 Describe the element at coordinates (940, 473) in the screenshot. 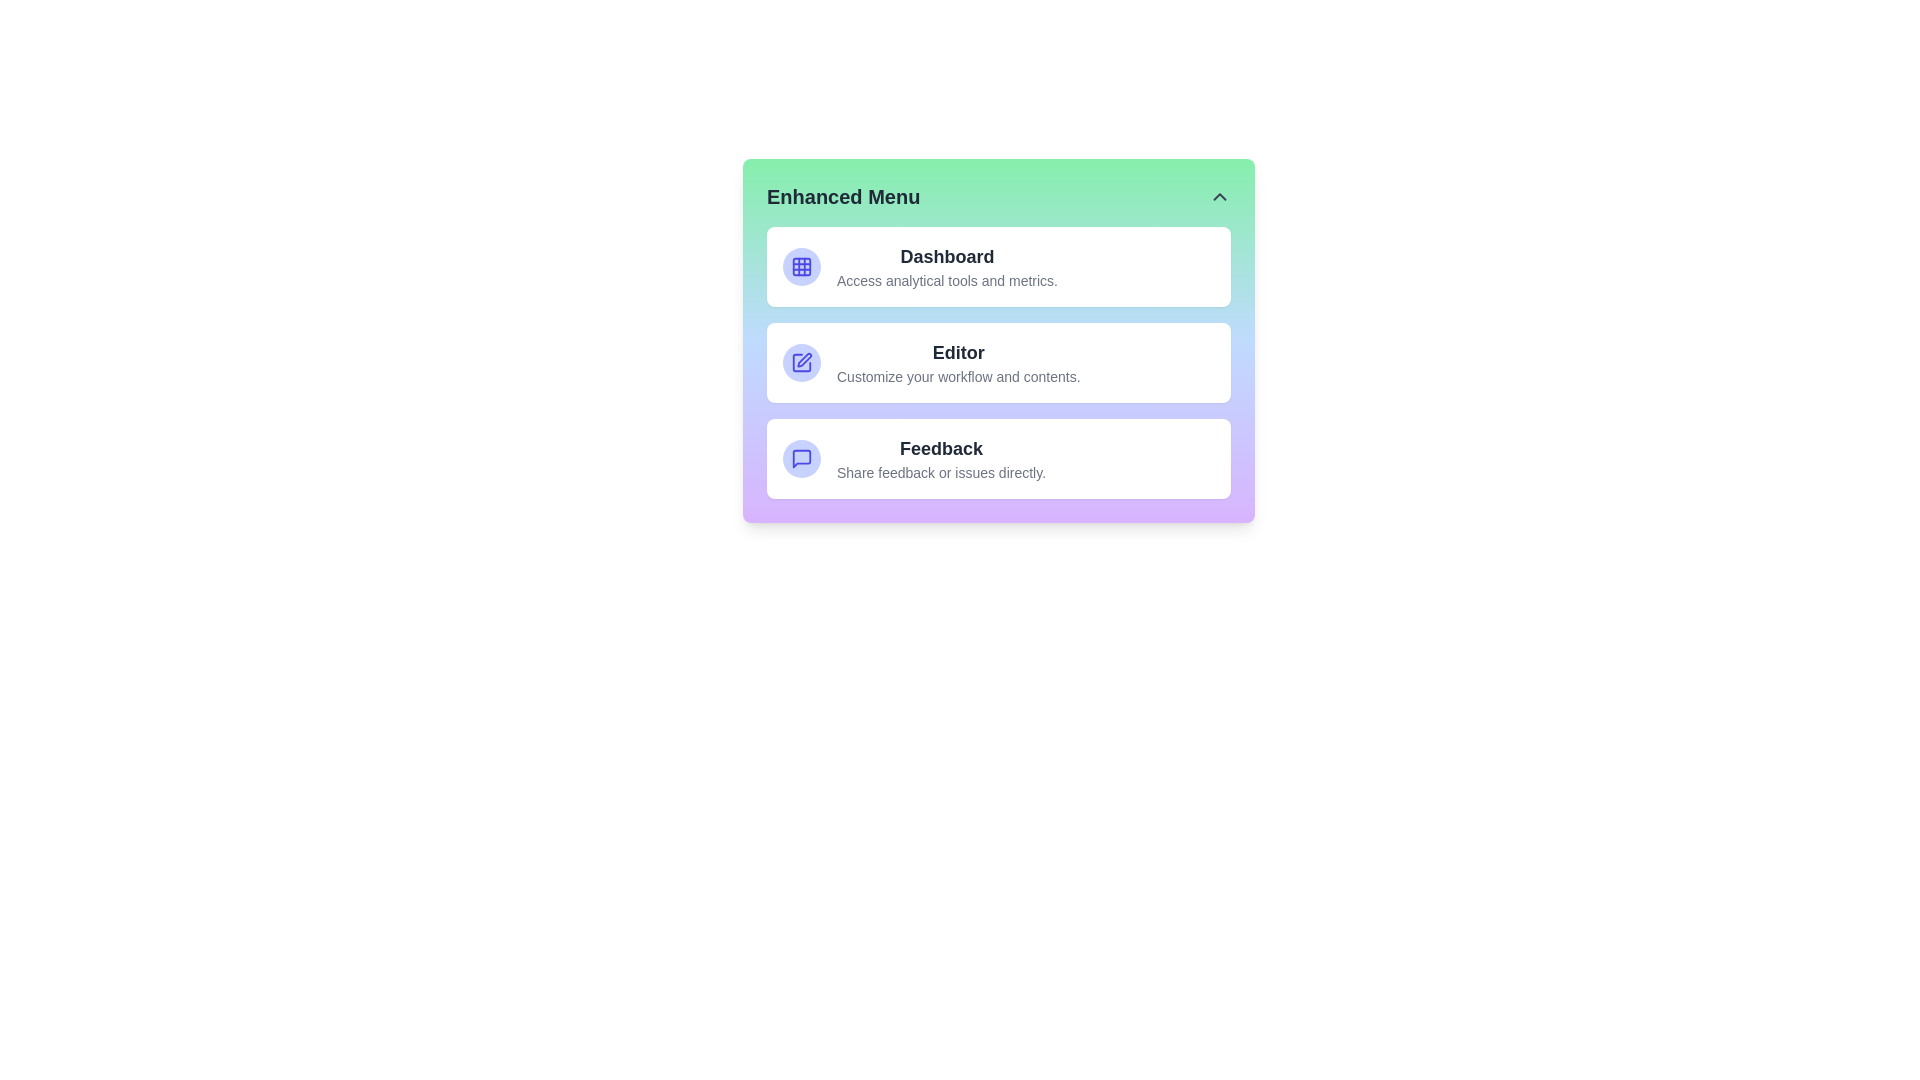

I see `the descriptive text under the menu item Feedback` at that location.